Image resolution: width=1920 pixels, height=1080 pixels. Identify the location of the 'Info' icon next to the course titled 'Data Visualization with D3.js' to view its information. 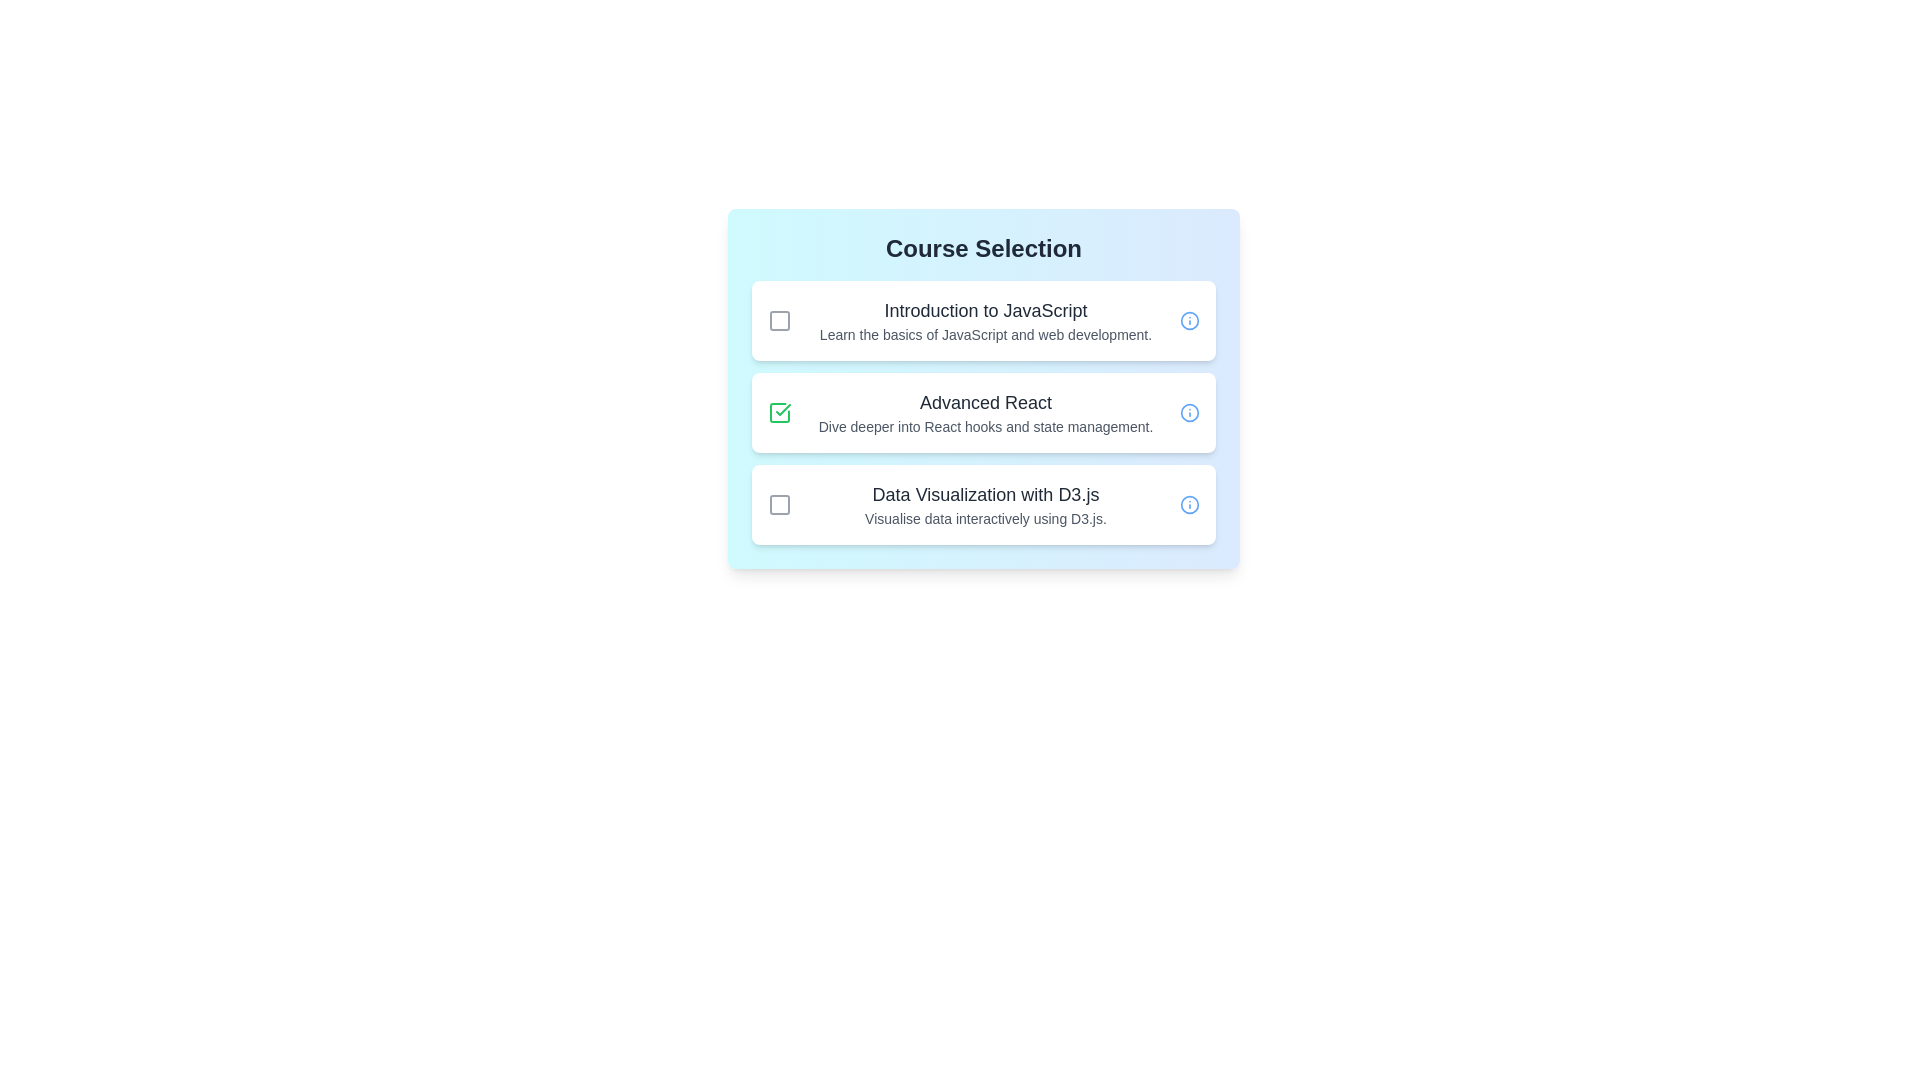
(1190, 504).